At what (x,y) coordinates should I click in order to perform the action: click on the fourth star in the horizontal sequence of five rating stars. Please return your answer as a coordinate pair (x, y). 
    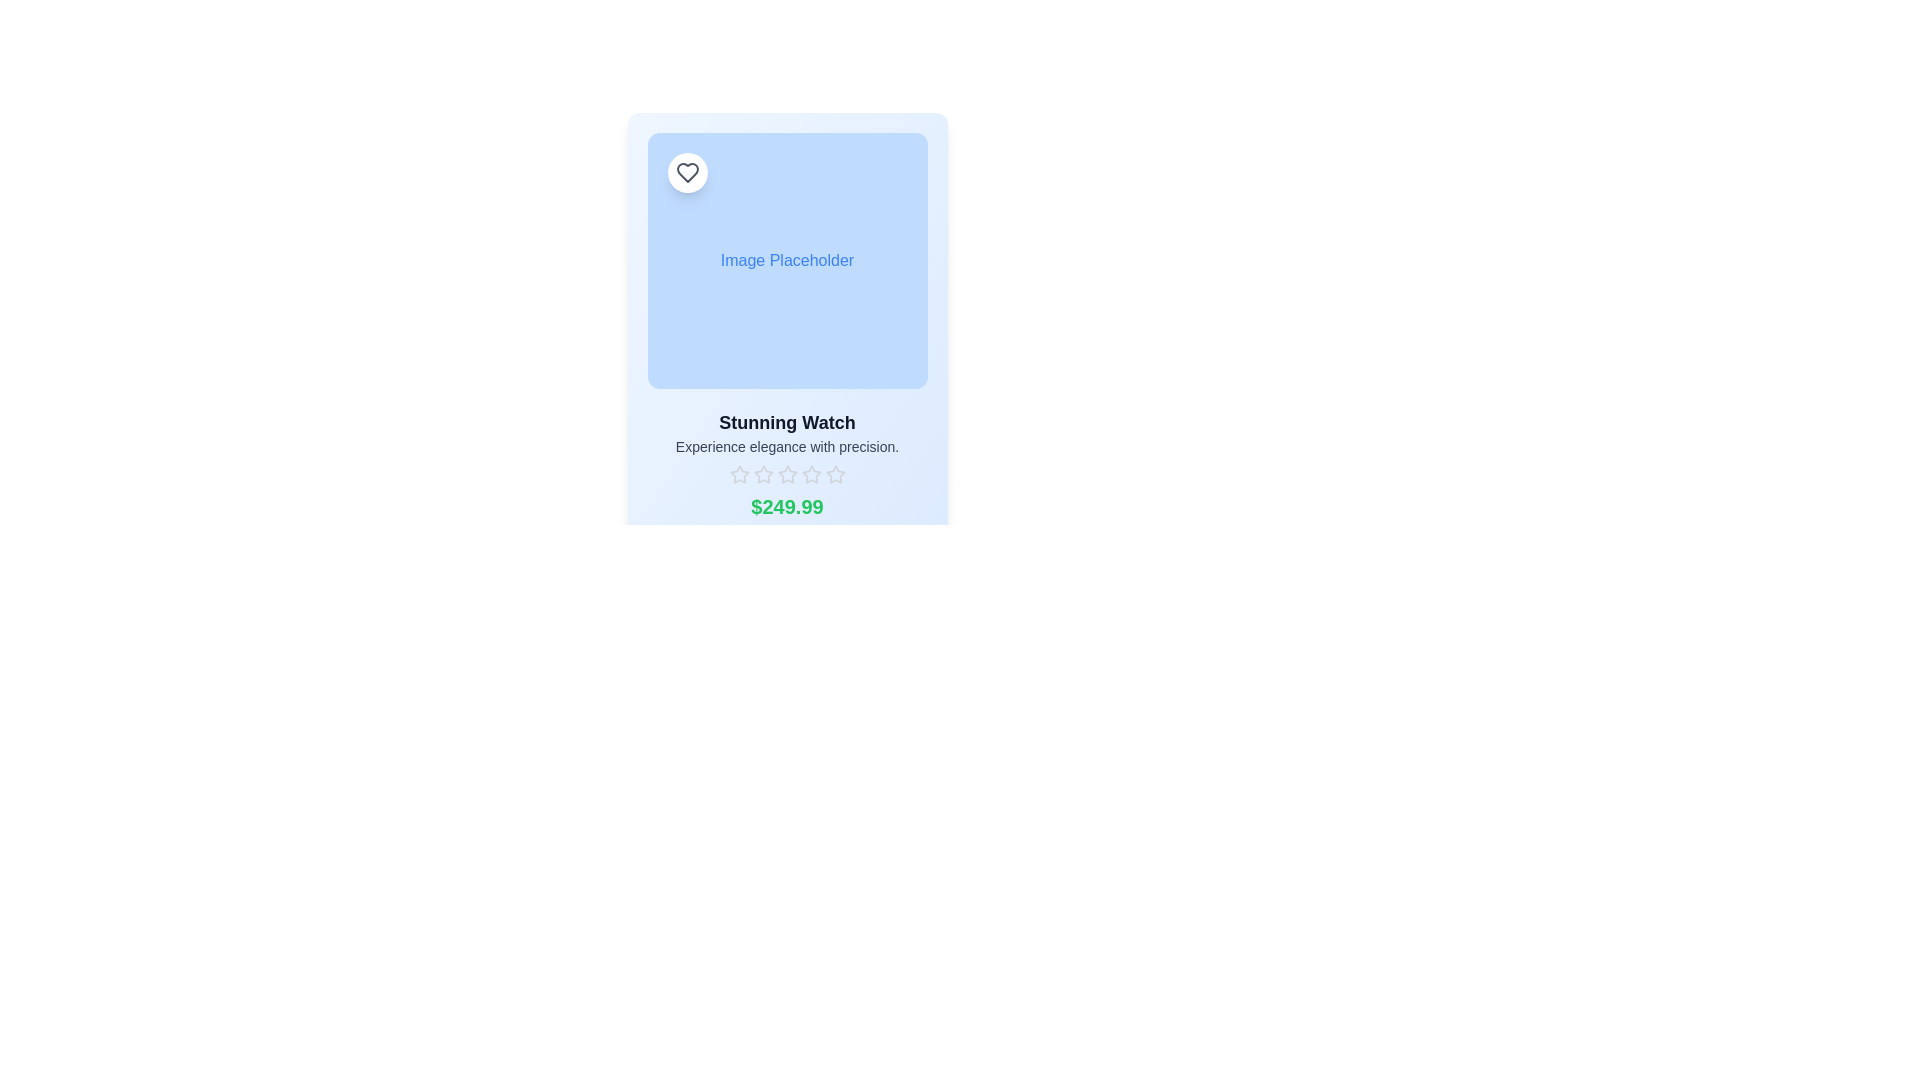
    Looking at the image, I should click on (835, 474).